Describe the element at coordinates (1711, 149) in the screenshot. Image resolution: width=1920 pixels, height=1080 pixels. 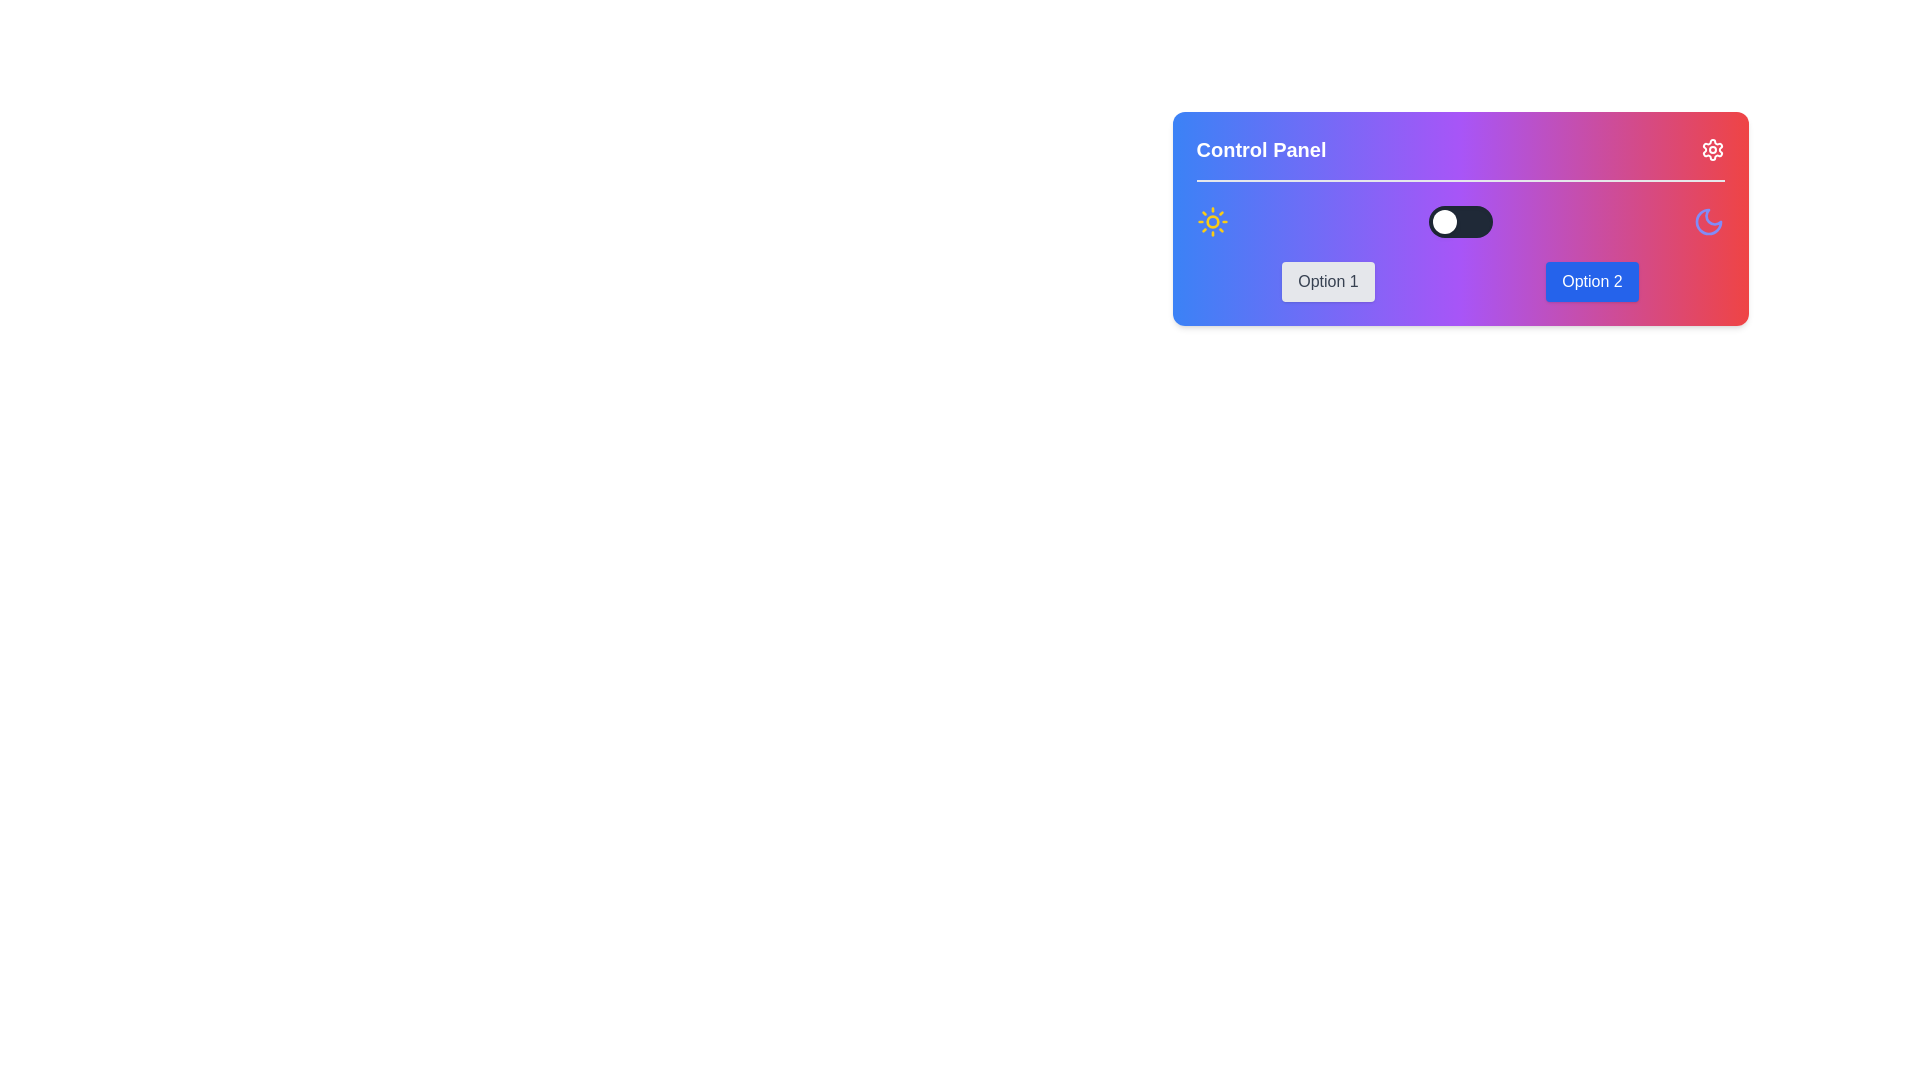
I see `the settings icon located at the far-right end of the 'Control Panel' top bar` at that location.